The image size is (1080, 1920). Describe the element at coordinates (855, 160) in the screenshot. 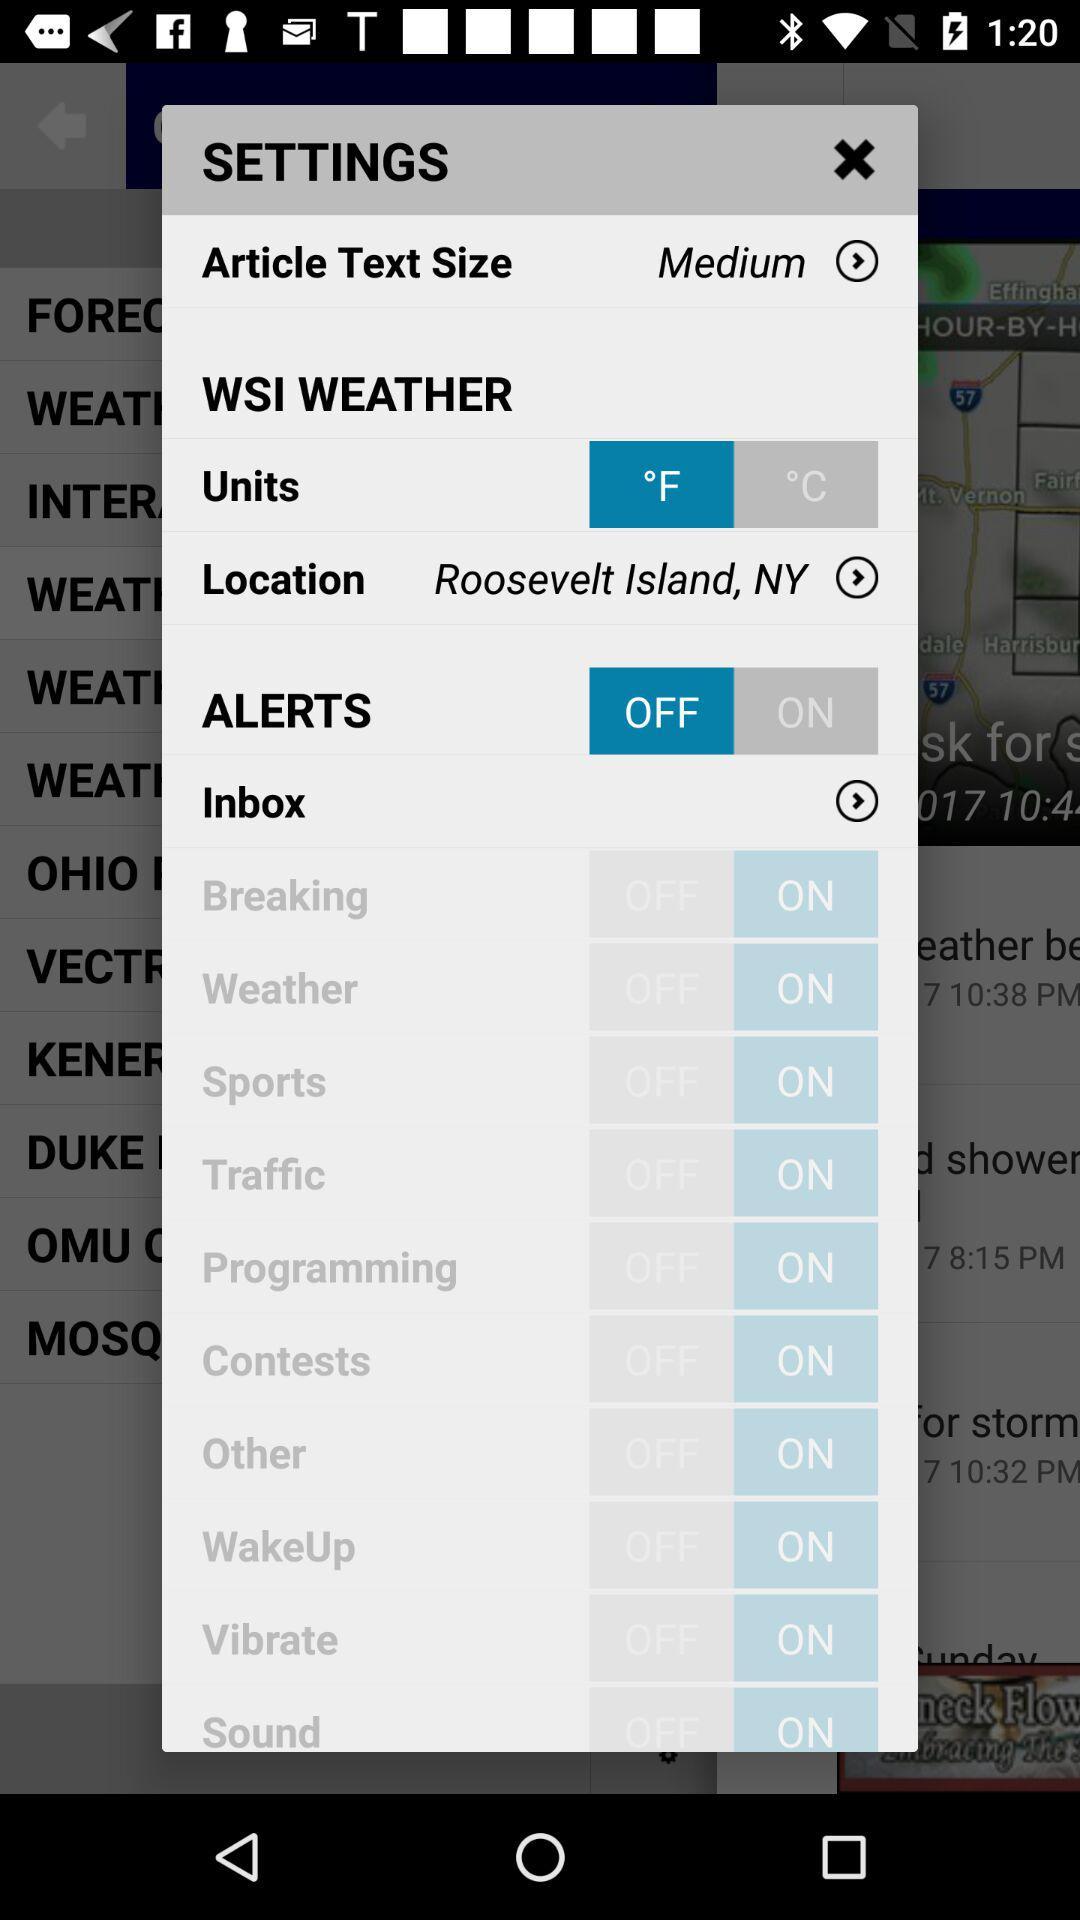

I see `item above the medium  item` at that location.